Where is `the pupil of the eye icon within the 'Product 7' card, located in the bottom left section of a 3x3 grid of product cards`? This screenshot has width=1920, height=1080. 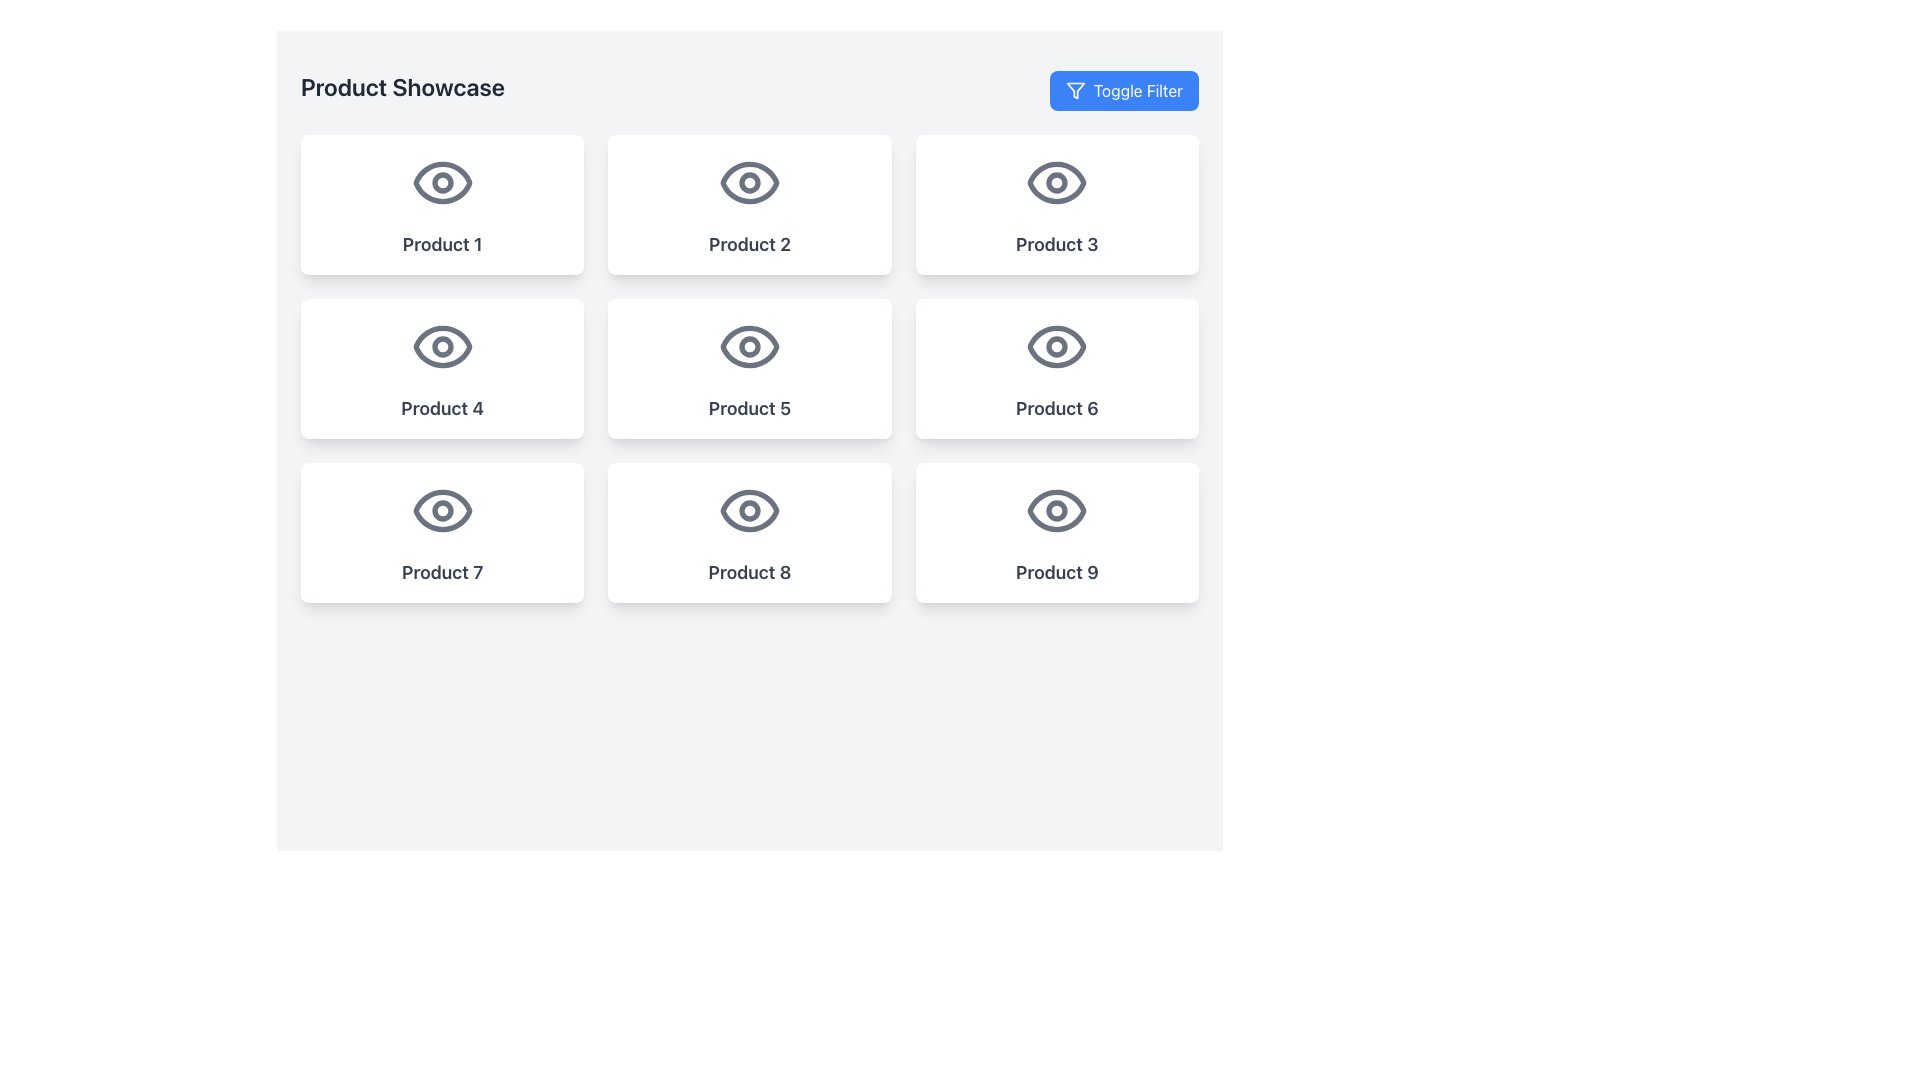 the pupil of the eye icon within the 'Product 7' card, located in the bottom left section of a 3x3 grid of product cards is located at coordinates (441, 509).